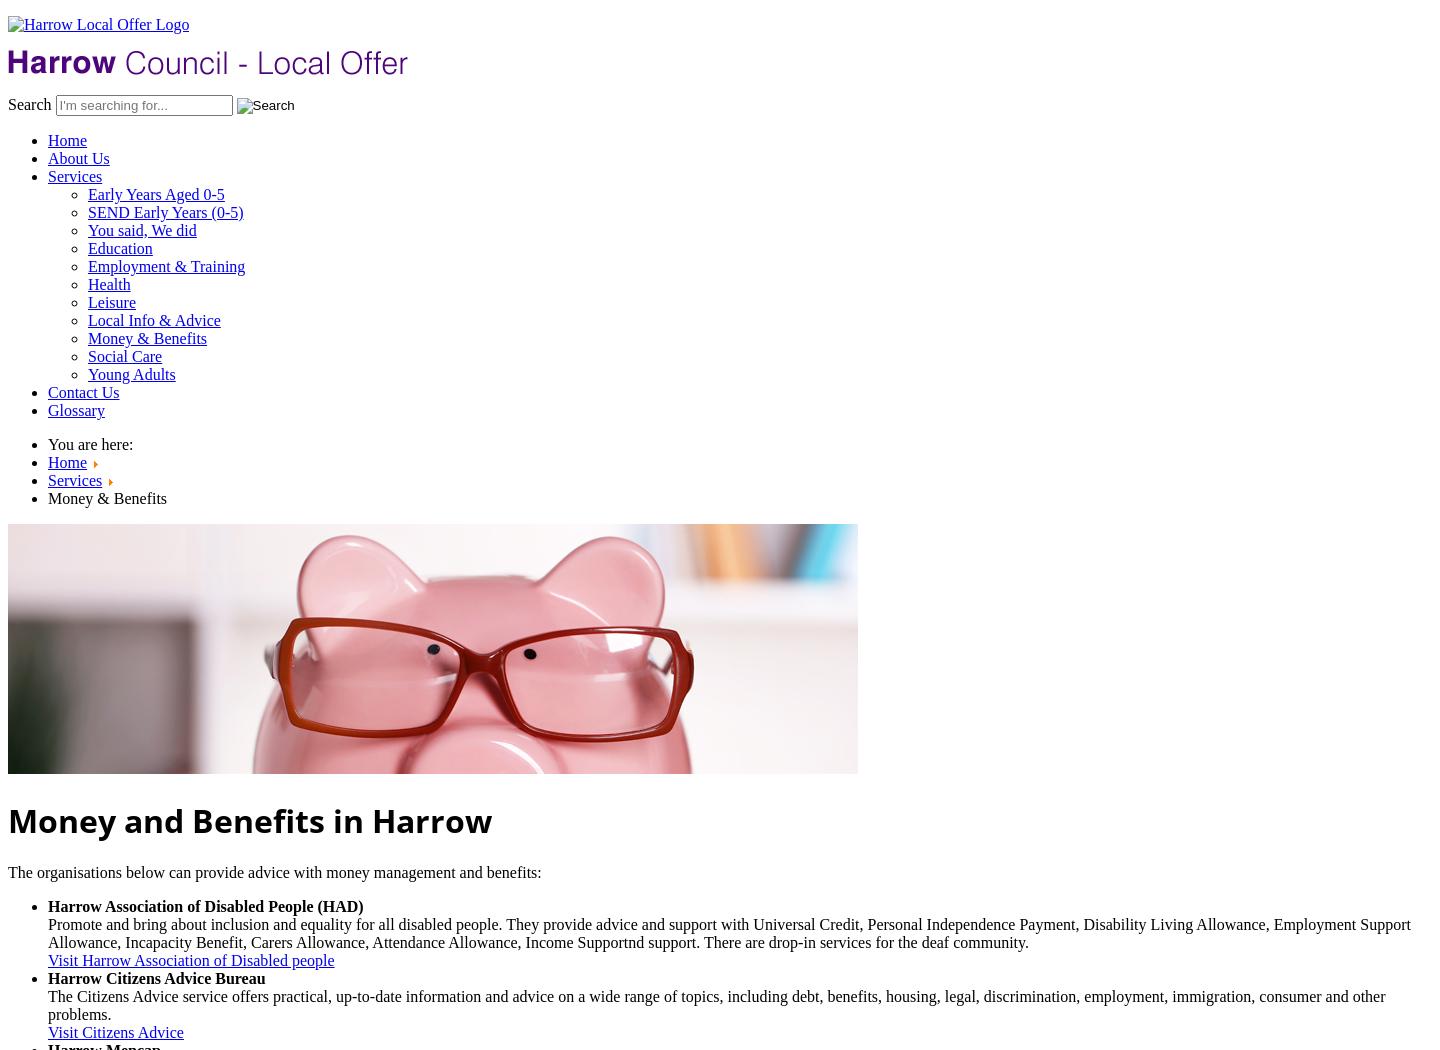 The height and width of the screenshot is (1050, 1440). I want to click on 'Money and Benefits in Harrow', so click(248, 819).